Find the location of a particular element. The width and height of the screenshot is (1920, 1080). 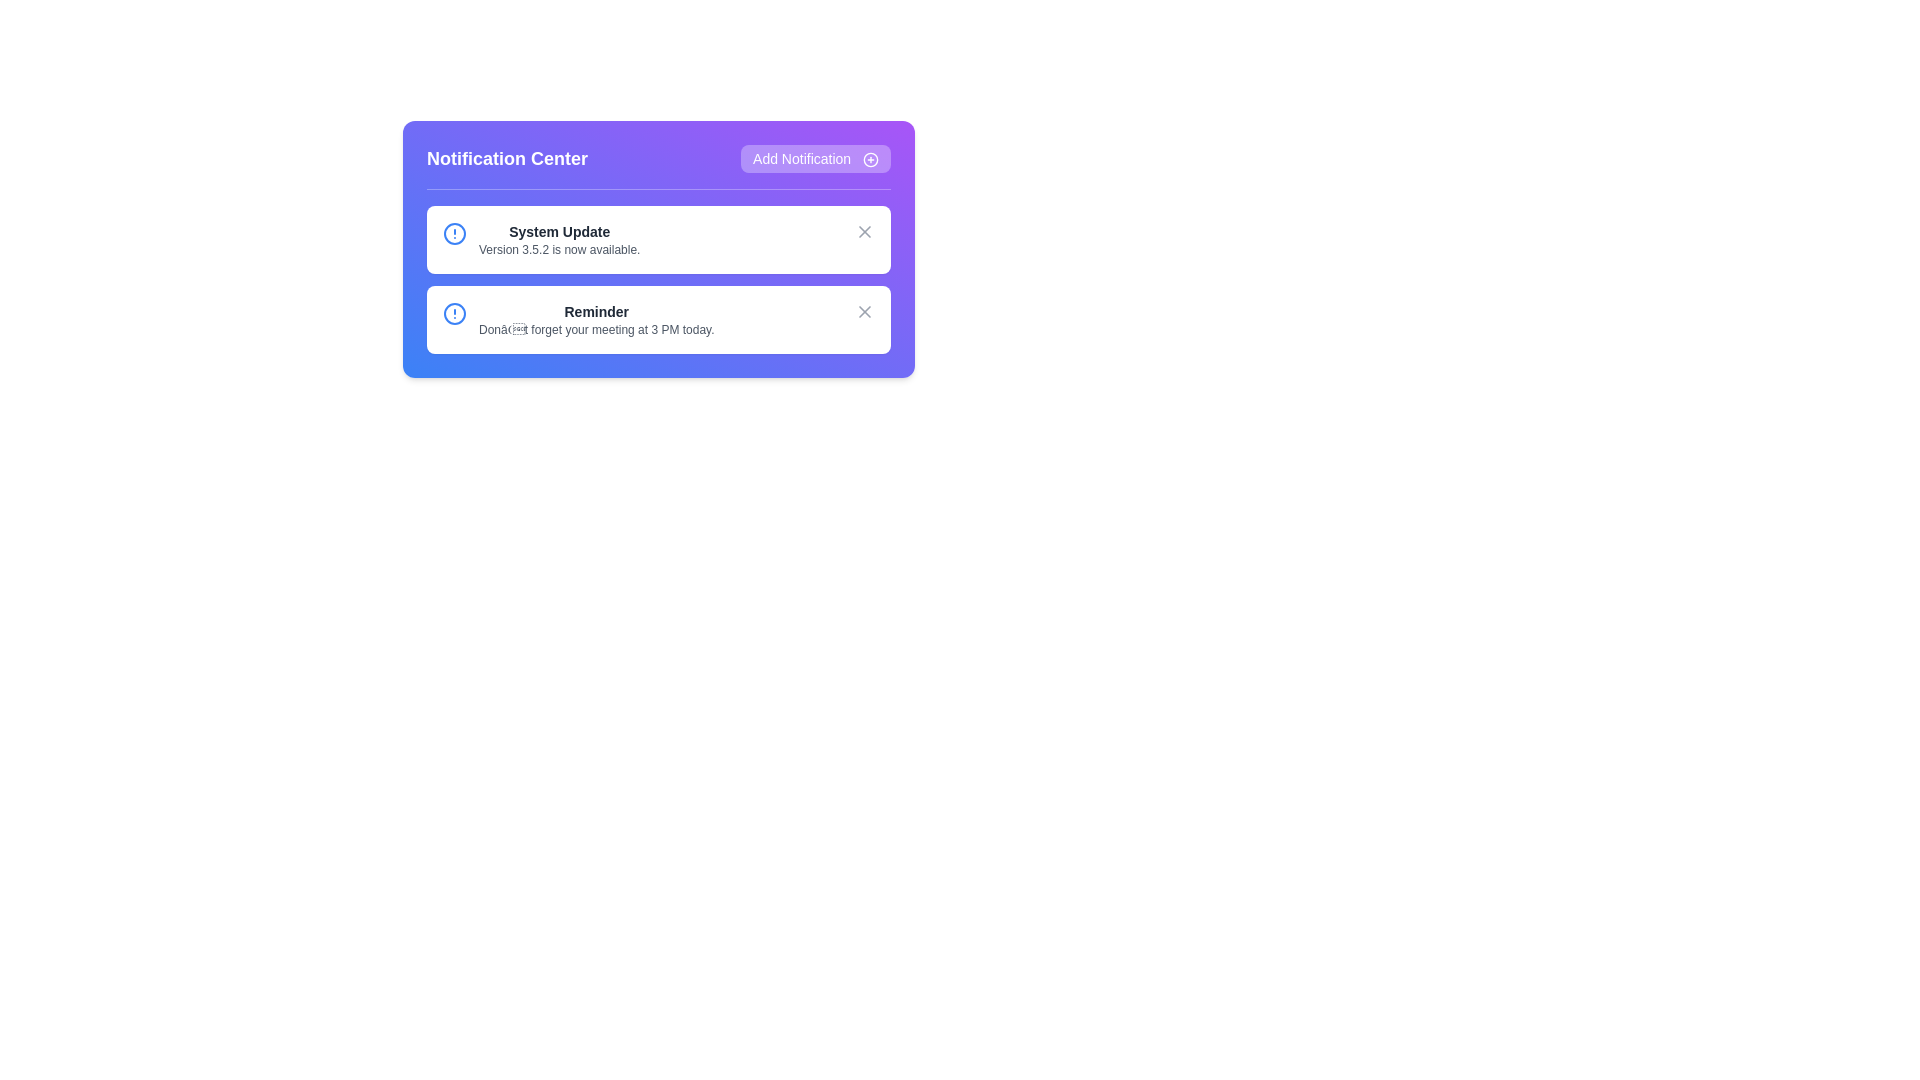

the action-indicator icon located to the right of the 'Add Notification' text in the top-right corner of the notification center section to initiate the action of adding a new notification is located at coordinates (870, 158).